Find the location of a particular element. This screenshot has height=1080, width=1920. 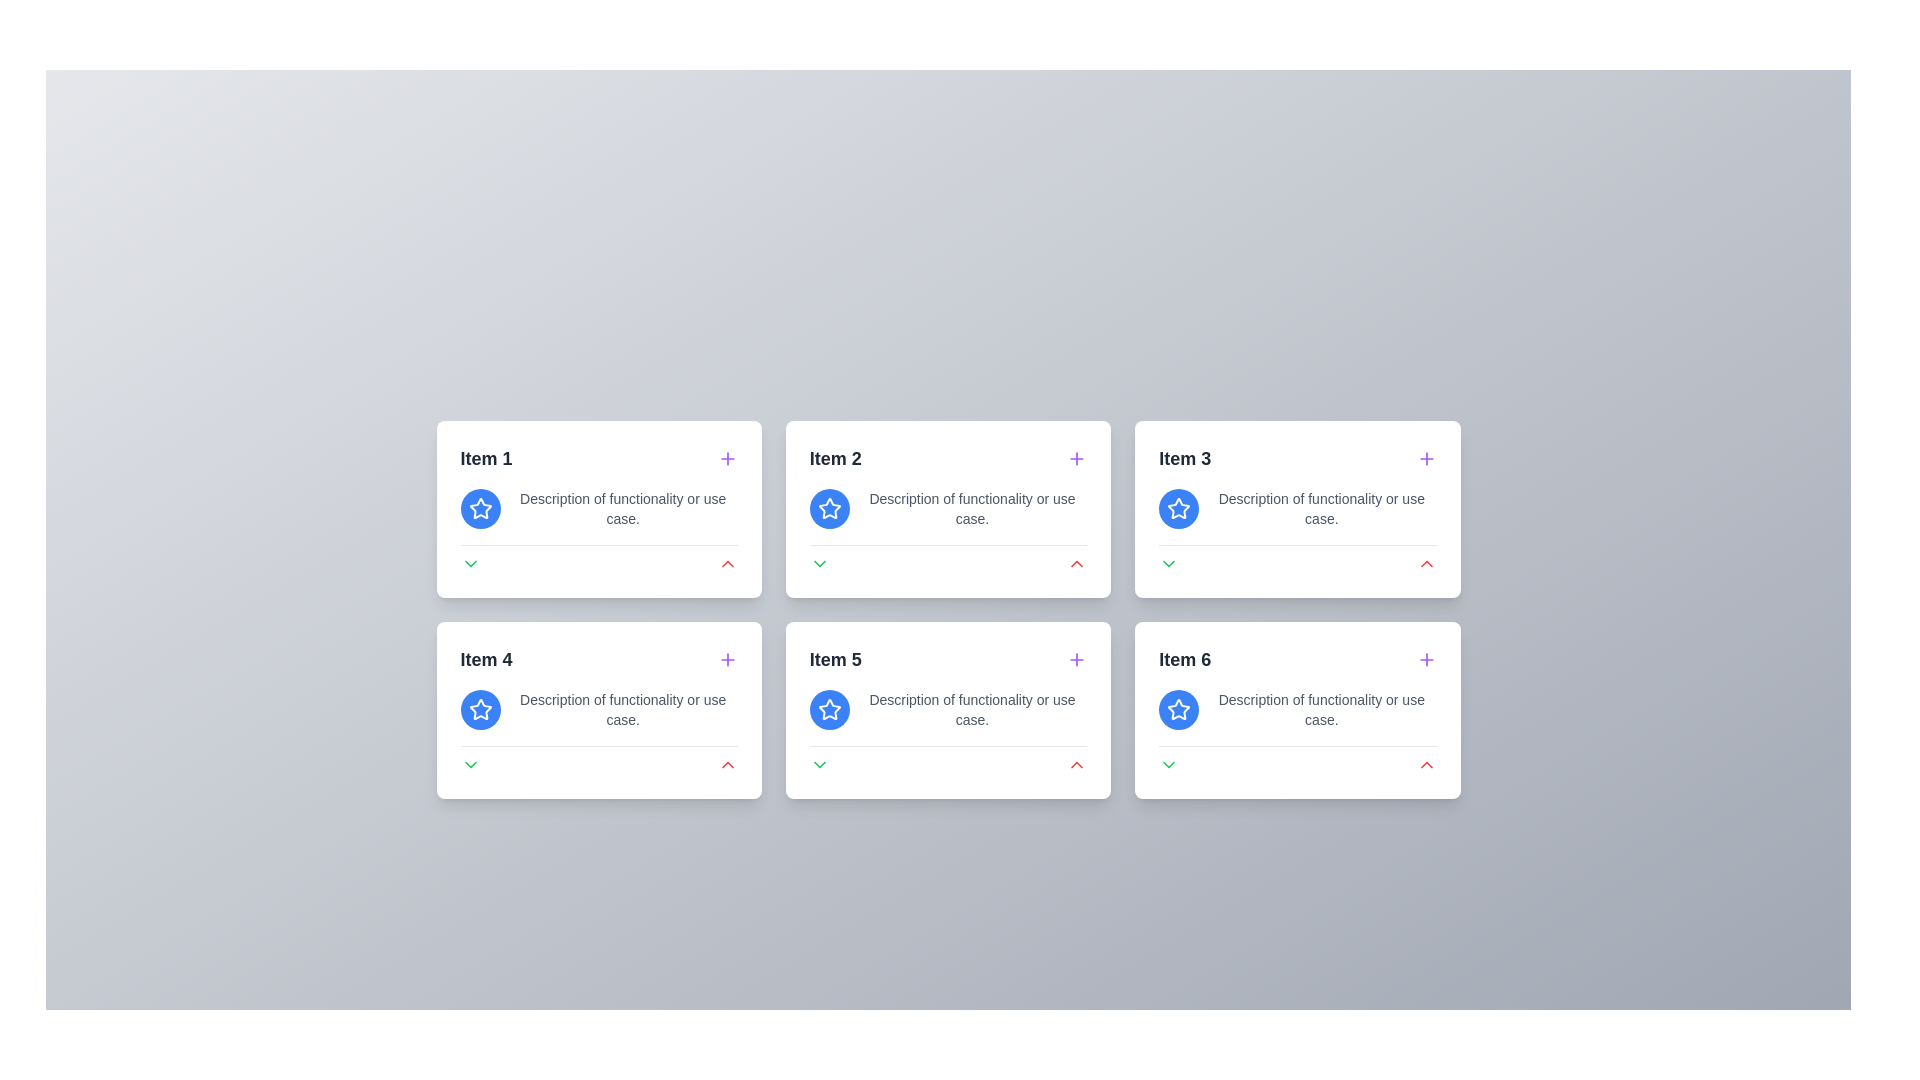

the decorative or interactive marker icon located at the top-left corner of the card labeled 'Item 1' is located at coordinates (480, 508).